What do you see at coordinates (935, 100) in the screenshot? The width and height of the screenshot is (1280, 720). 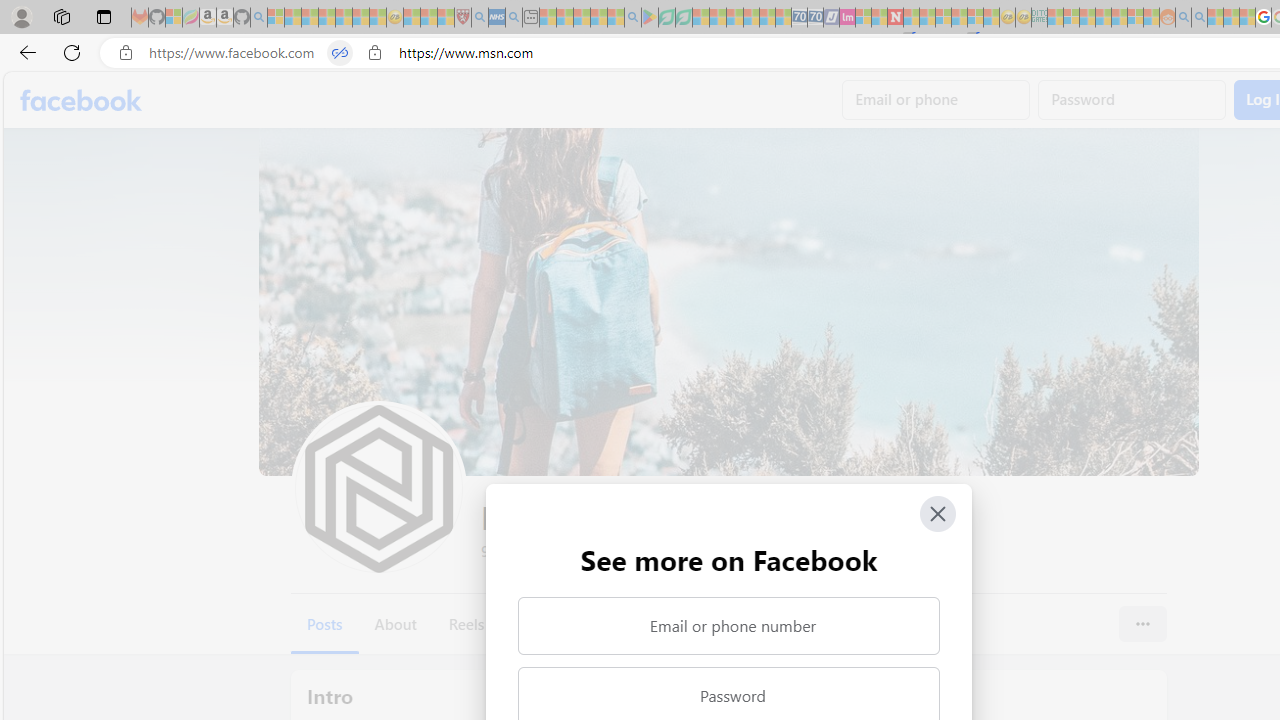 I see `'Email or phone'` at bounding box center [935, 100].